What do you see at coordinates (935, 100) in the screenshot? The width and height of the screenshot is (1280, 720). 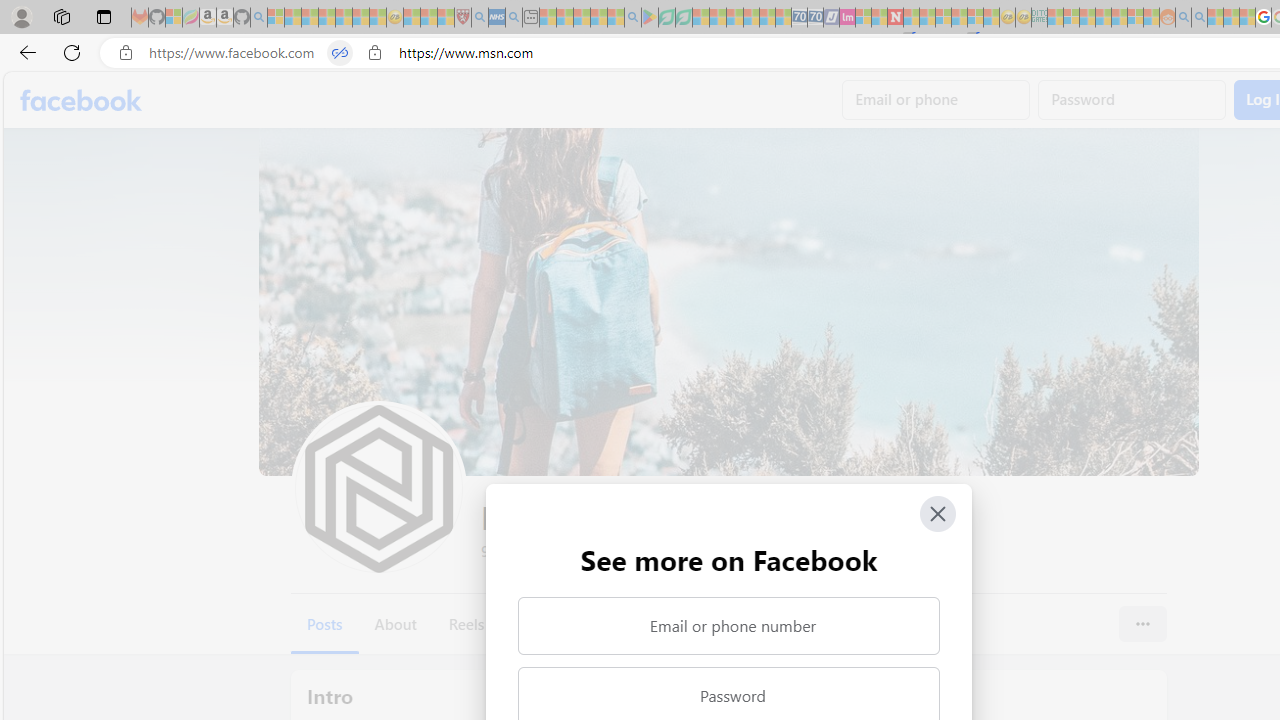 I see `'Email or phone'` at bounding box center [935, 100].